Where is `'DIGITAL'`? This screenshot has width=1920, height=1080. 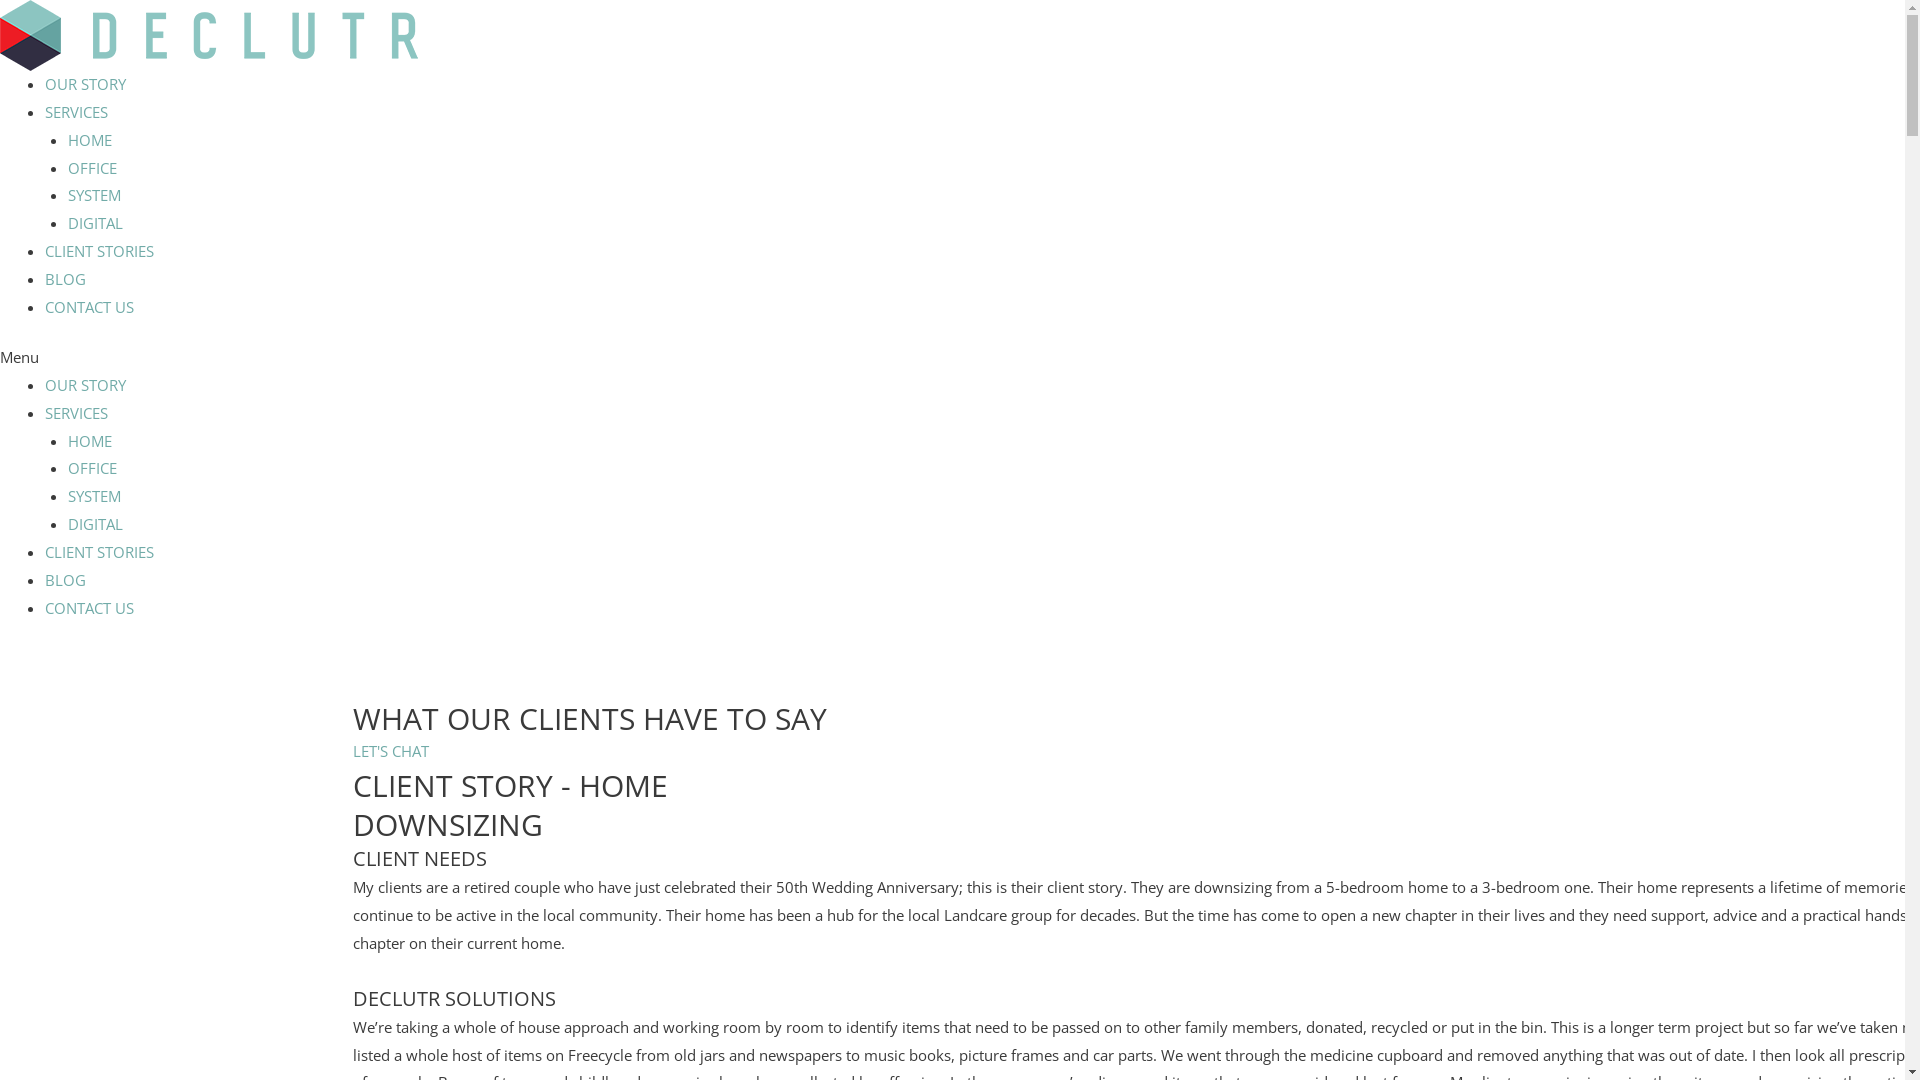 'DIGITAL' is located at coordinates (94, 223).